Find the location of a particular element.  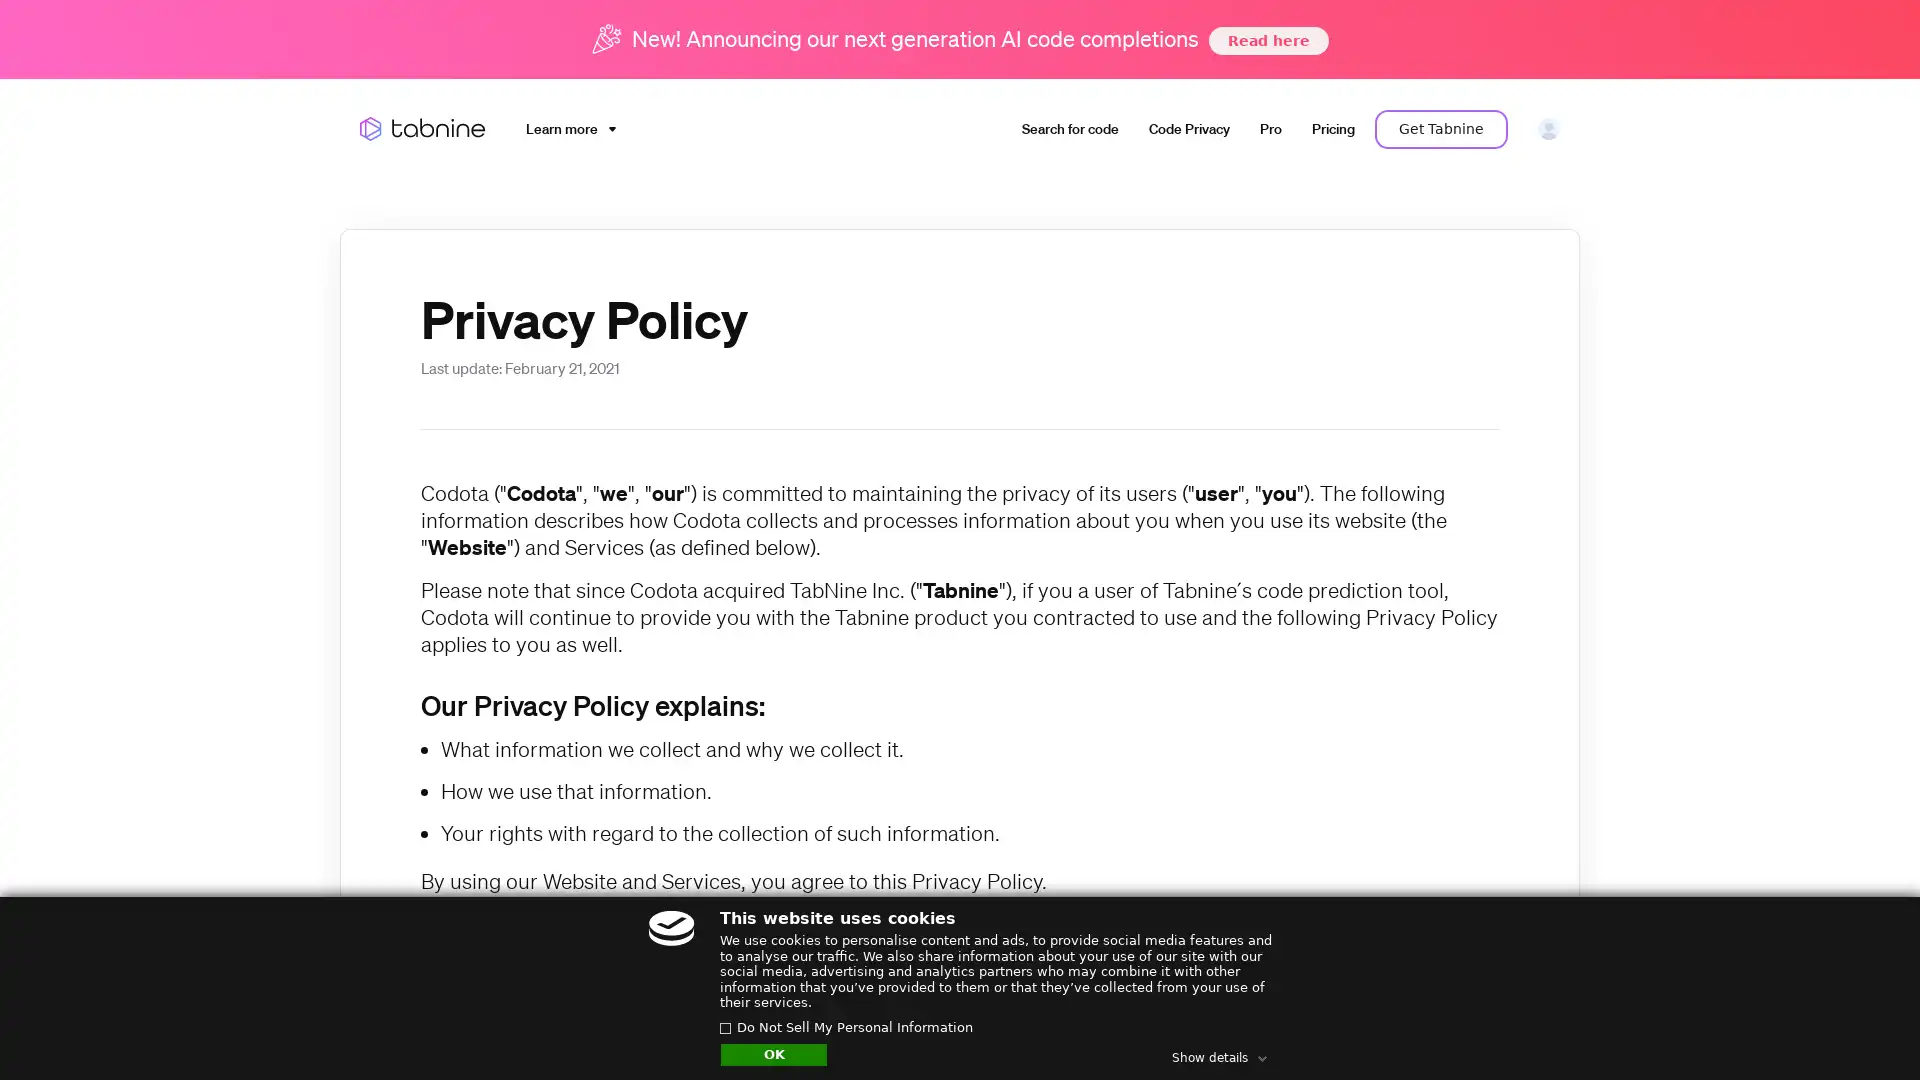

Get Tabnine is located at coordinates (1441, 128).